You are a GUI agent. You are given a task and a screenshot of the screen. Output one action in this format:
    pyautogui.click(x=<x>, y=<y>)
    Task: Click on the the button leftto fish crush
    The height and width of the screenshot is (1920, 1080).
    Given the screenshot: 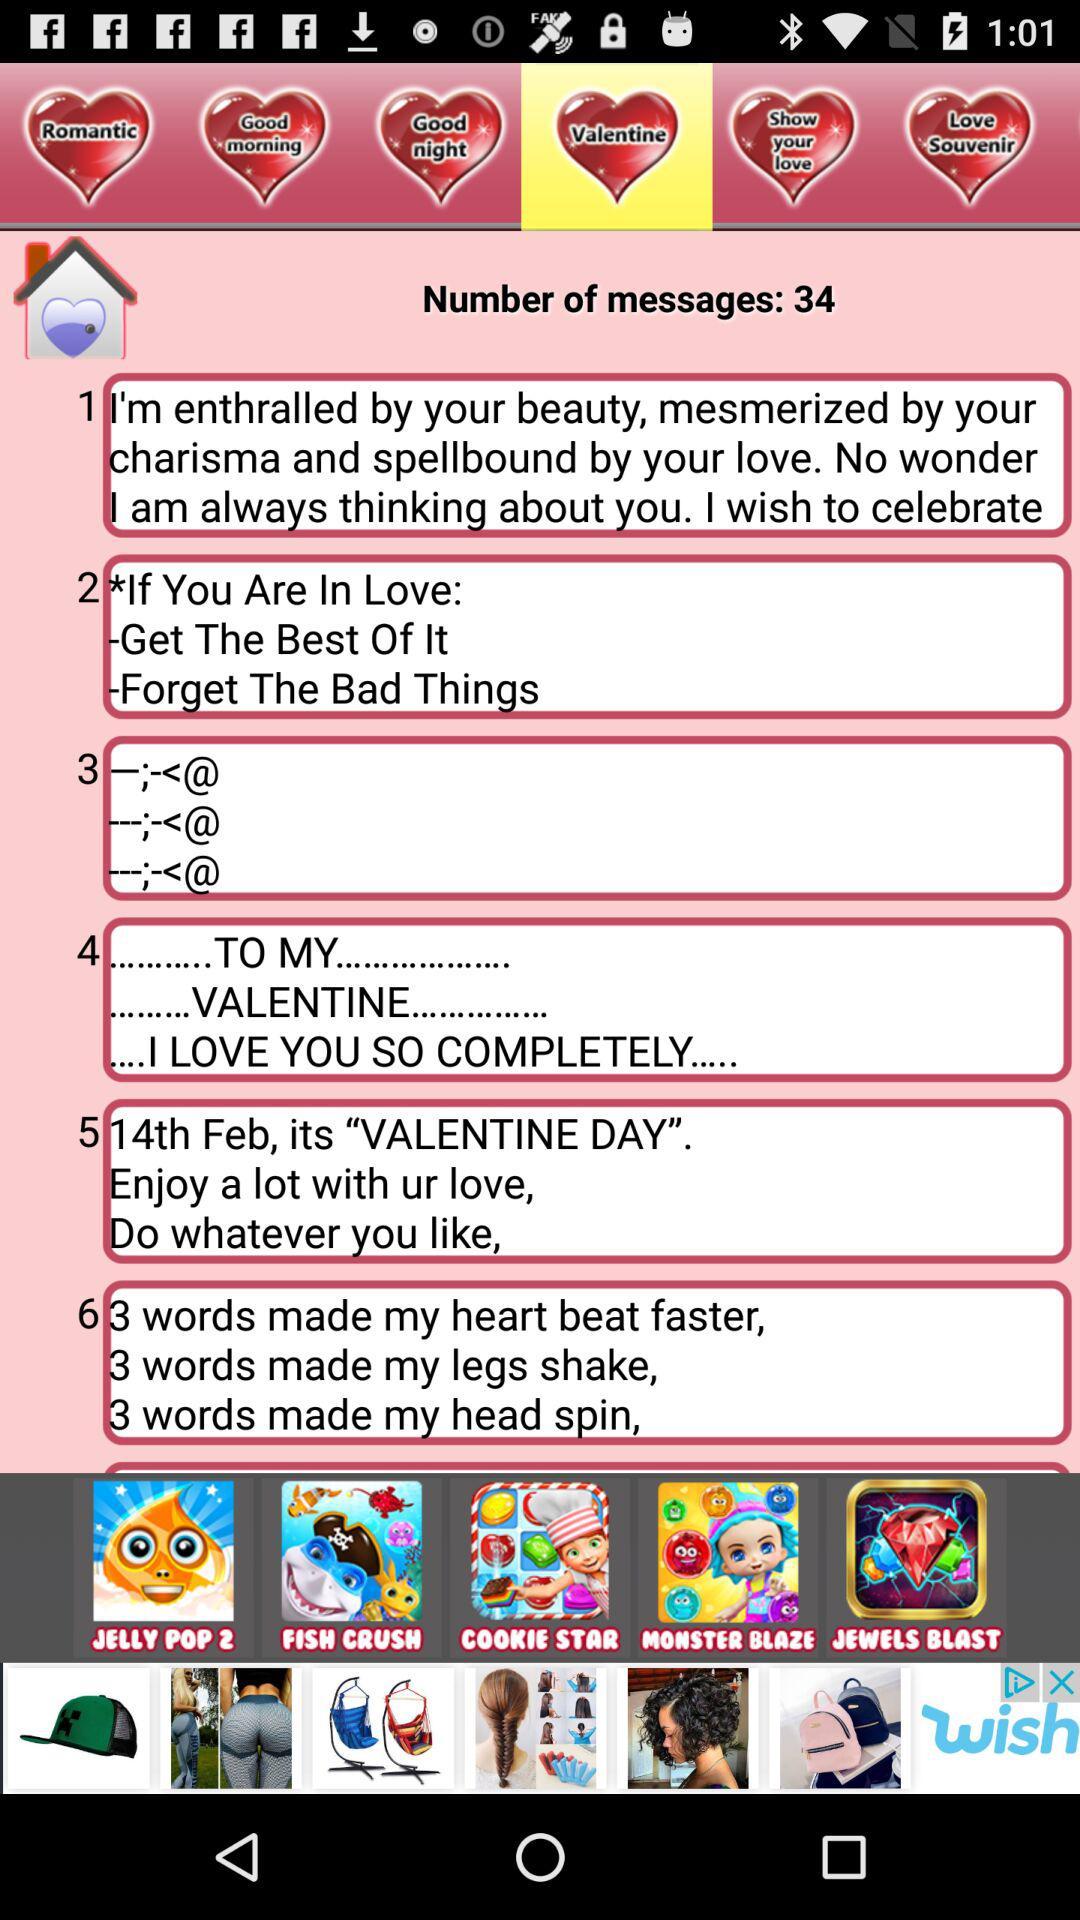 What is the action you would take?
    pyautogui.click(x=163, y=1567)
    